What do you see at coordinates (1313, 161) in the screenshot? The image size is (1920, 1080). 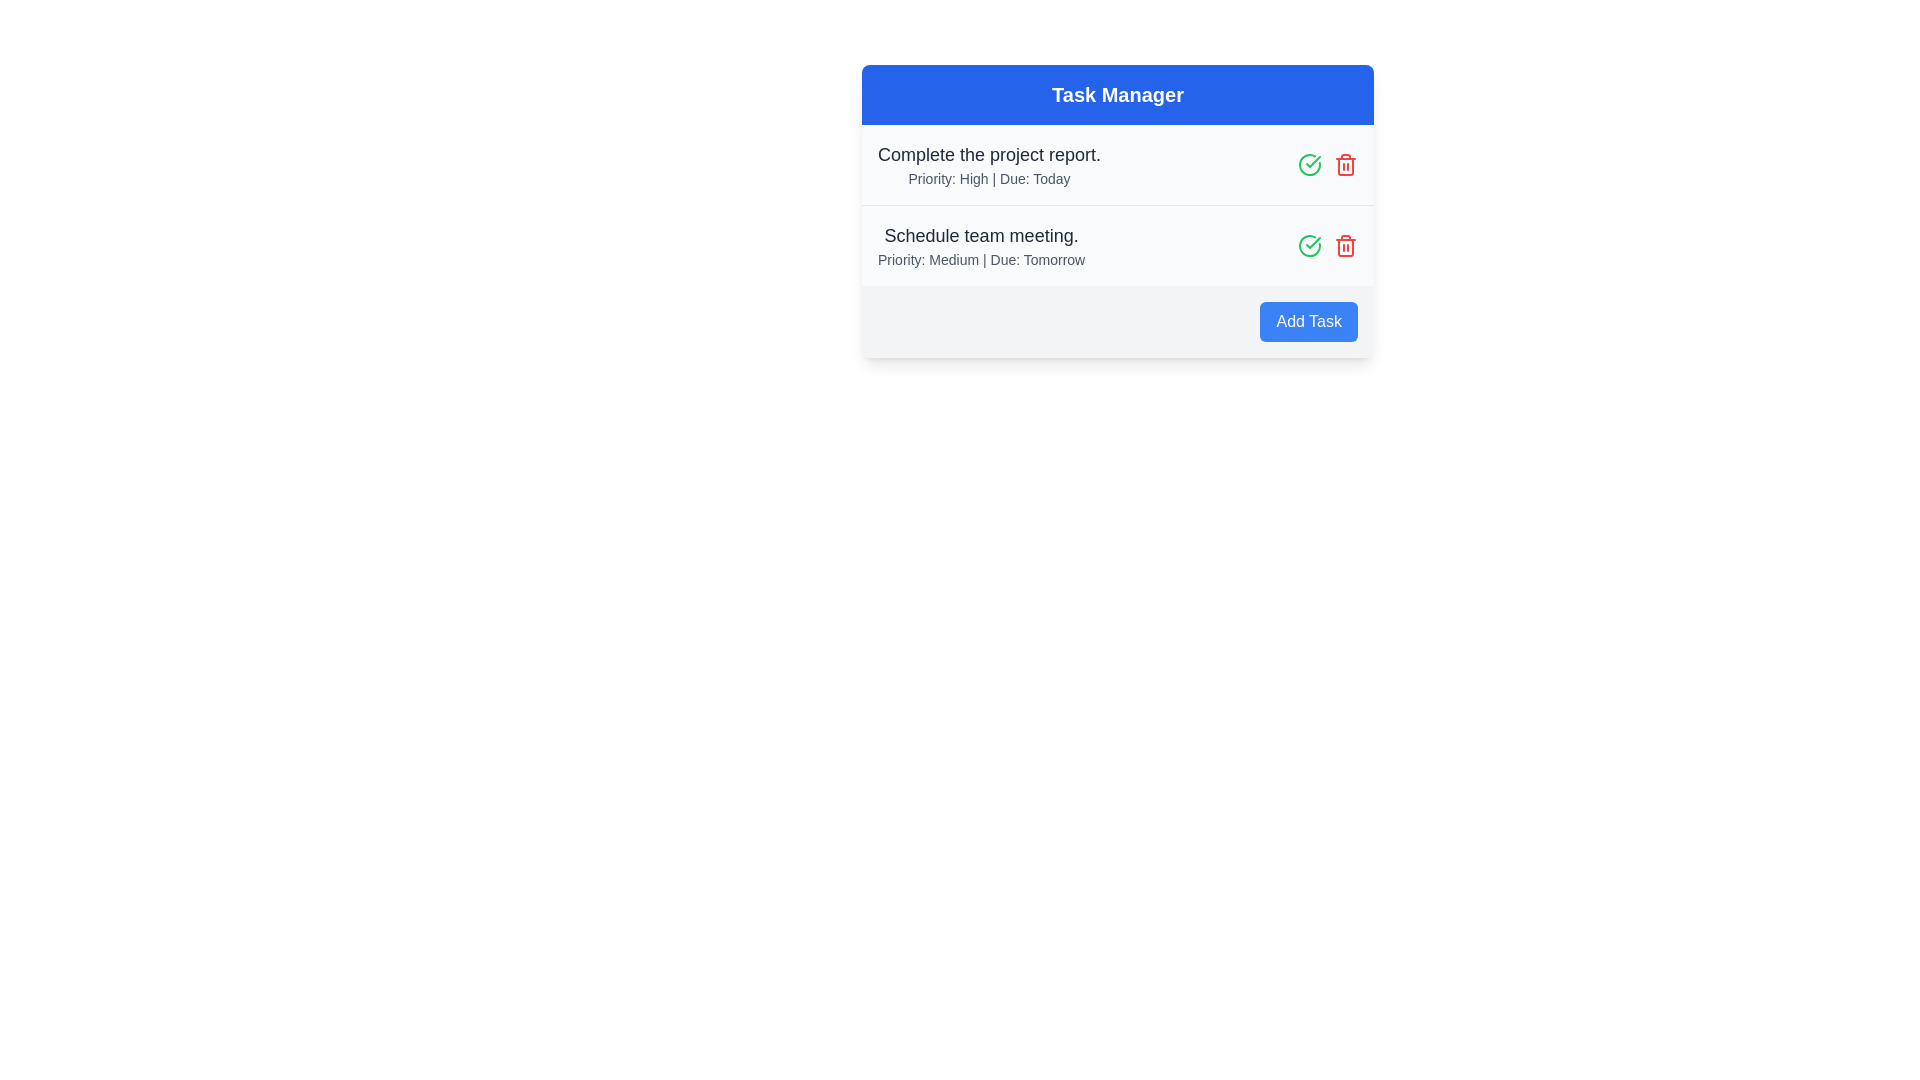 I see `the green check mark icon located` at bounding box center [1313, 161].